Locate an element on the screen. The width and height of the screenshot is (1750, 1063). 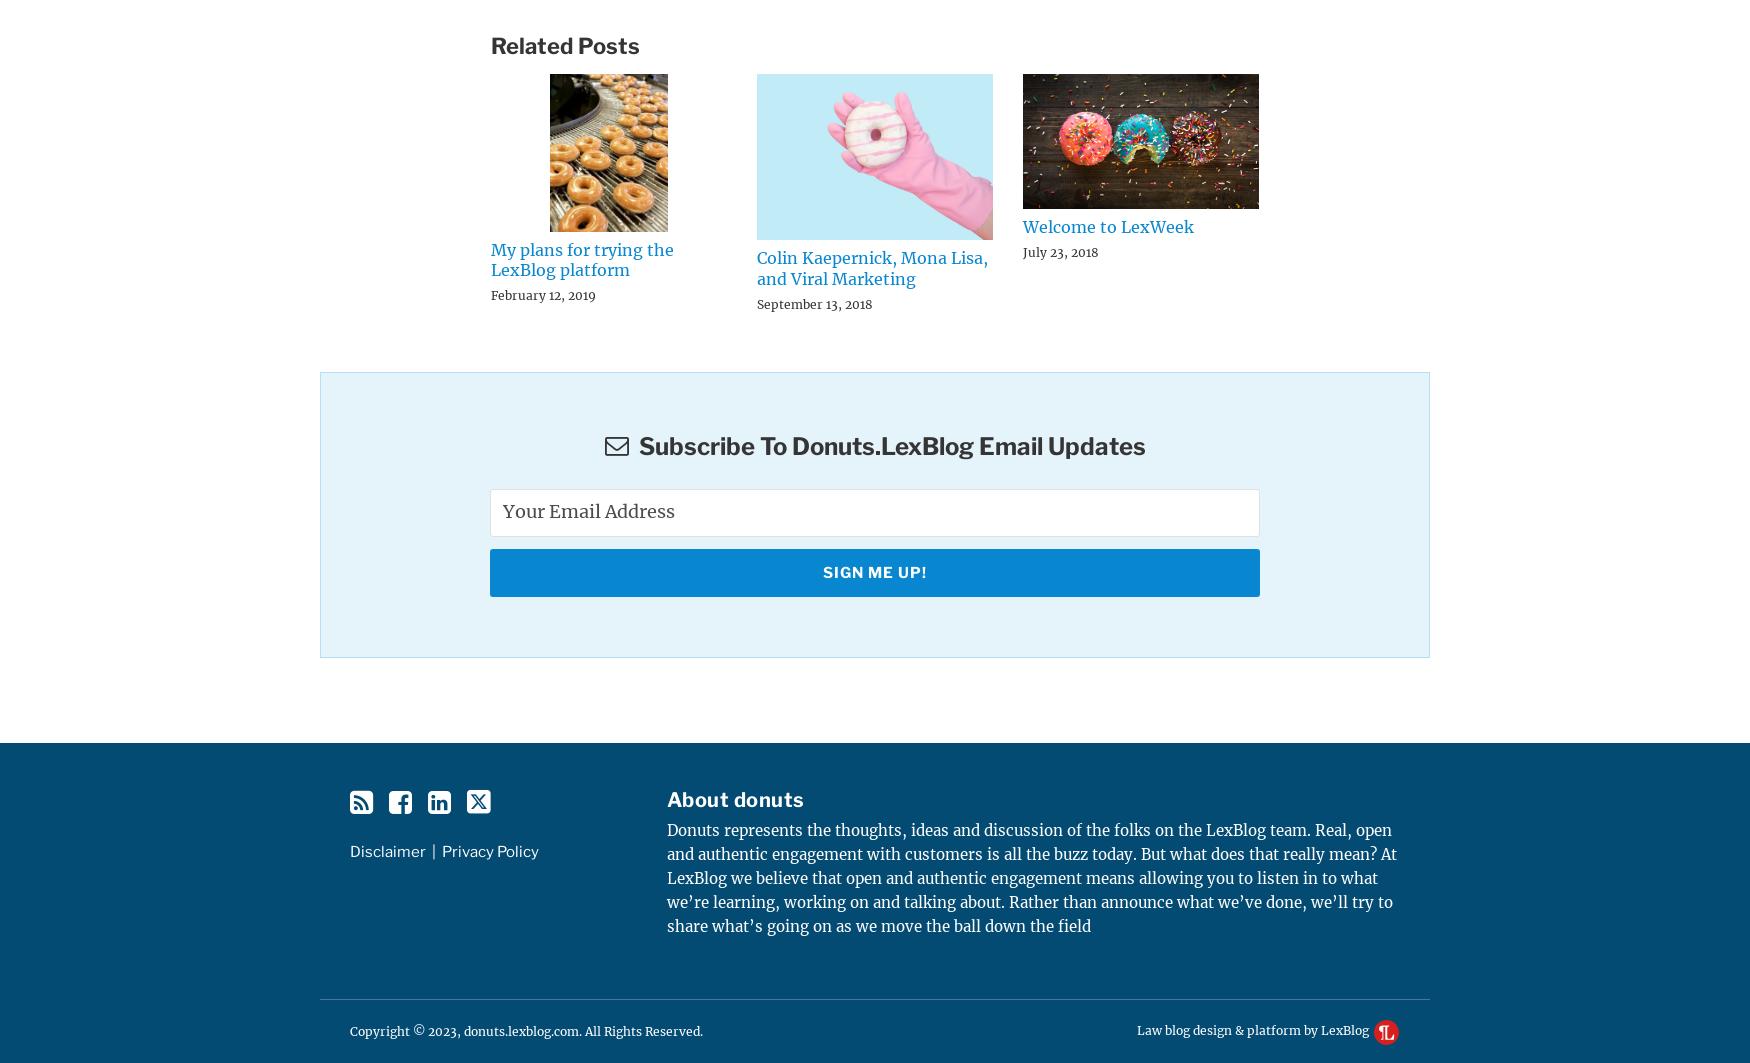
'Colin Kaepernick, Mona Lisa, and Viral Marketing' is located at coordinates (872, 268).